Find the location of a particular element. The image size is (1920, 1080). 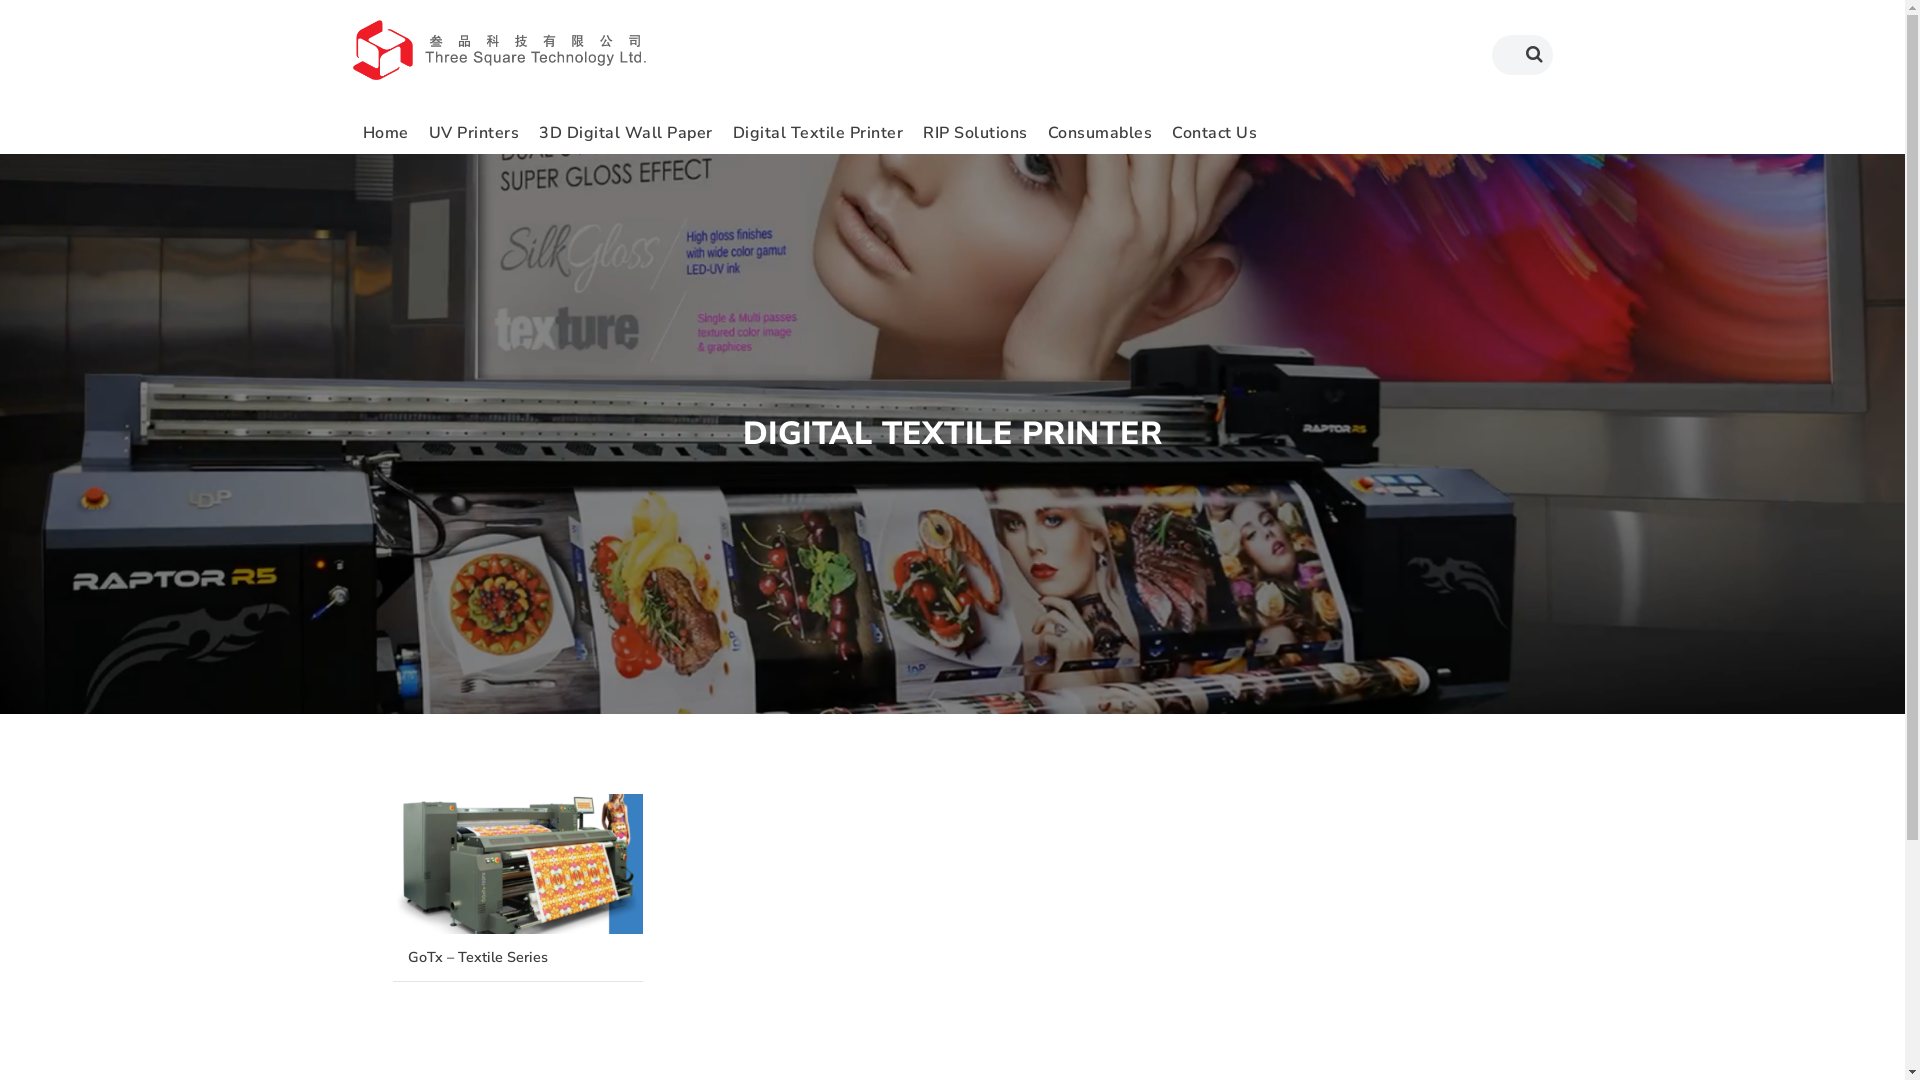

'Contact Us' is located at coordinates (1213, 132).